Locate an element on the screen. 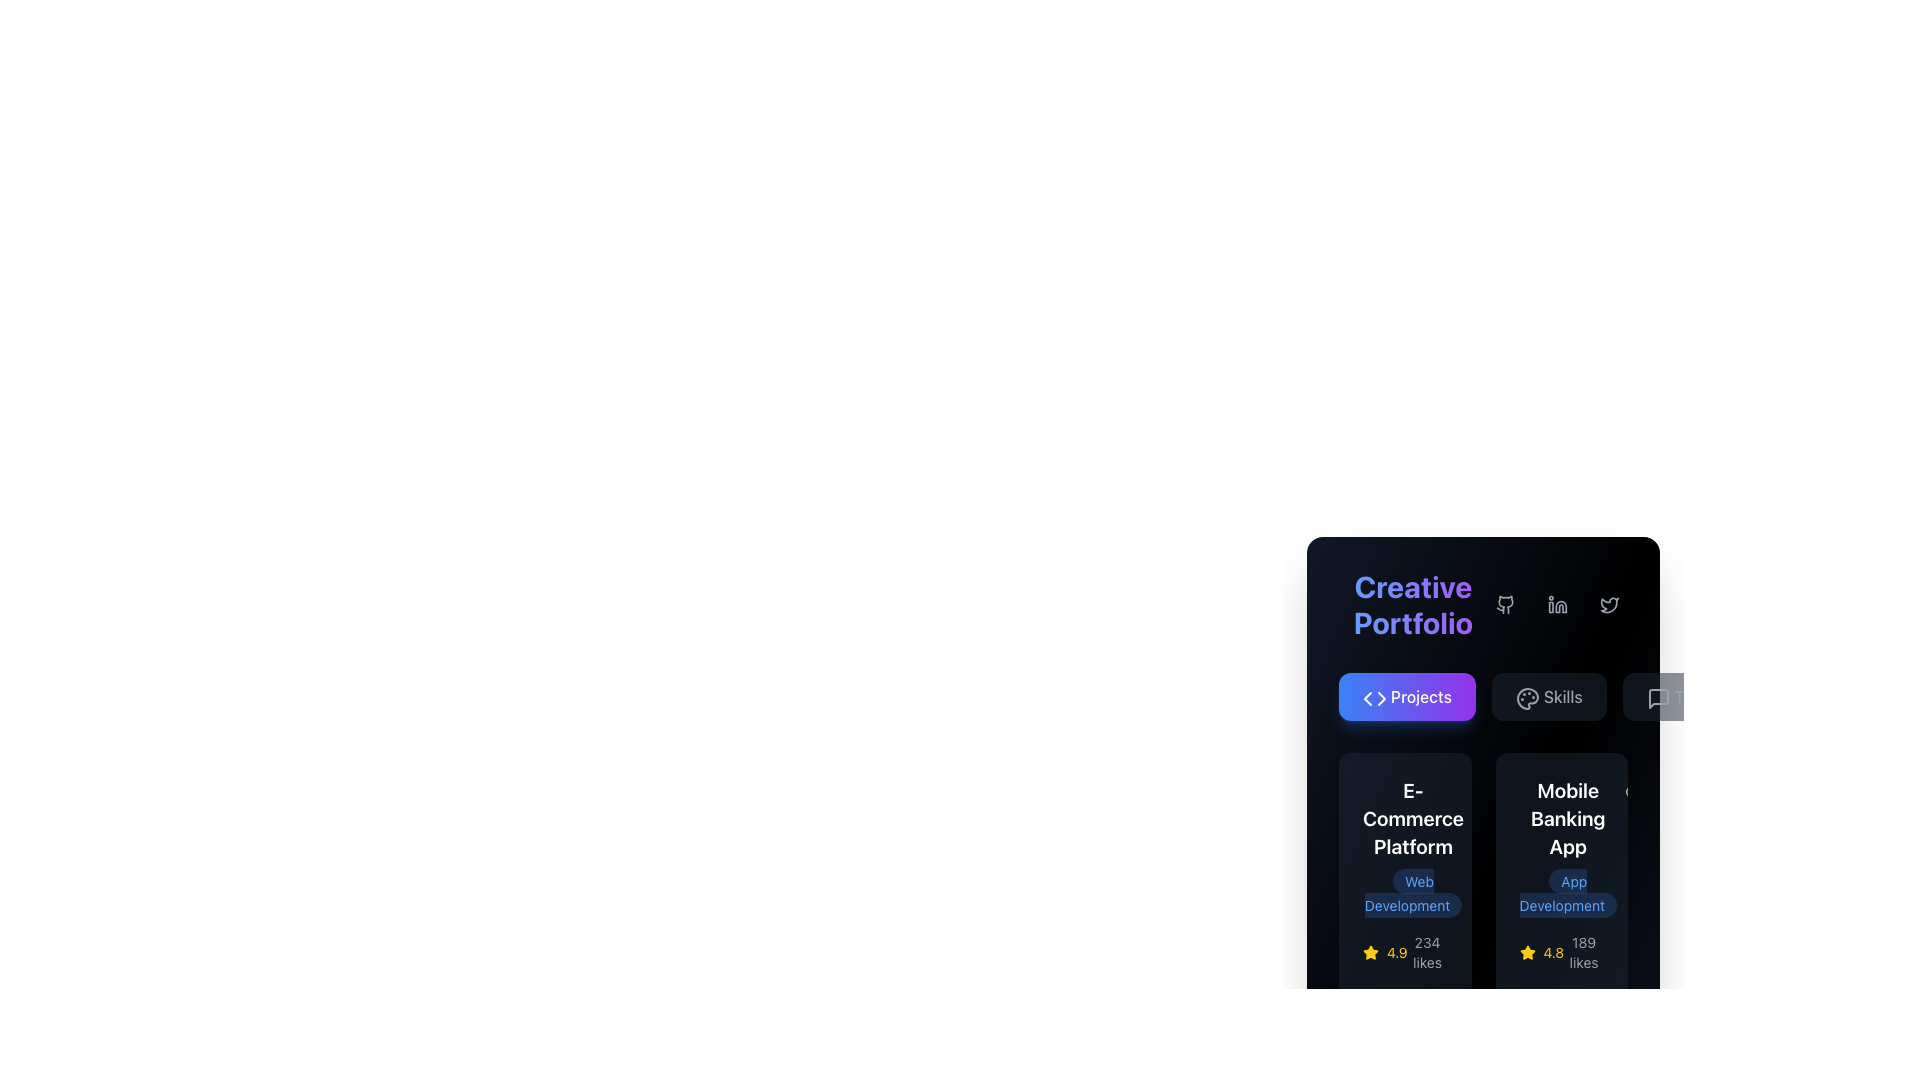 This screenshot has height=1080, width=1920. the rating value displayed as '4.8' next to the yellow star icon in the 'Mobile Banking App' card located in the lower section of the card is located at coordinates (1540, 951).